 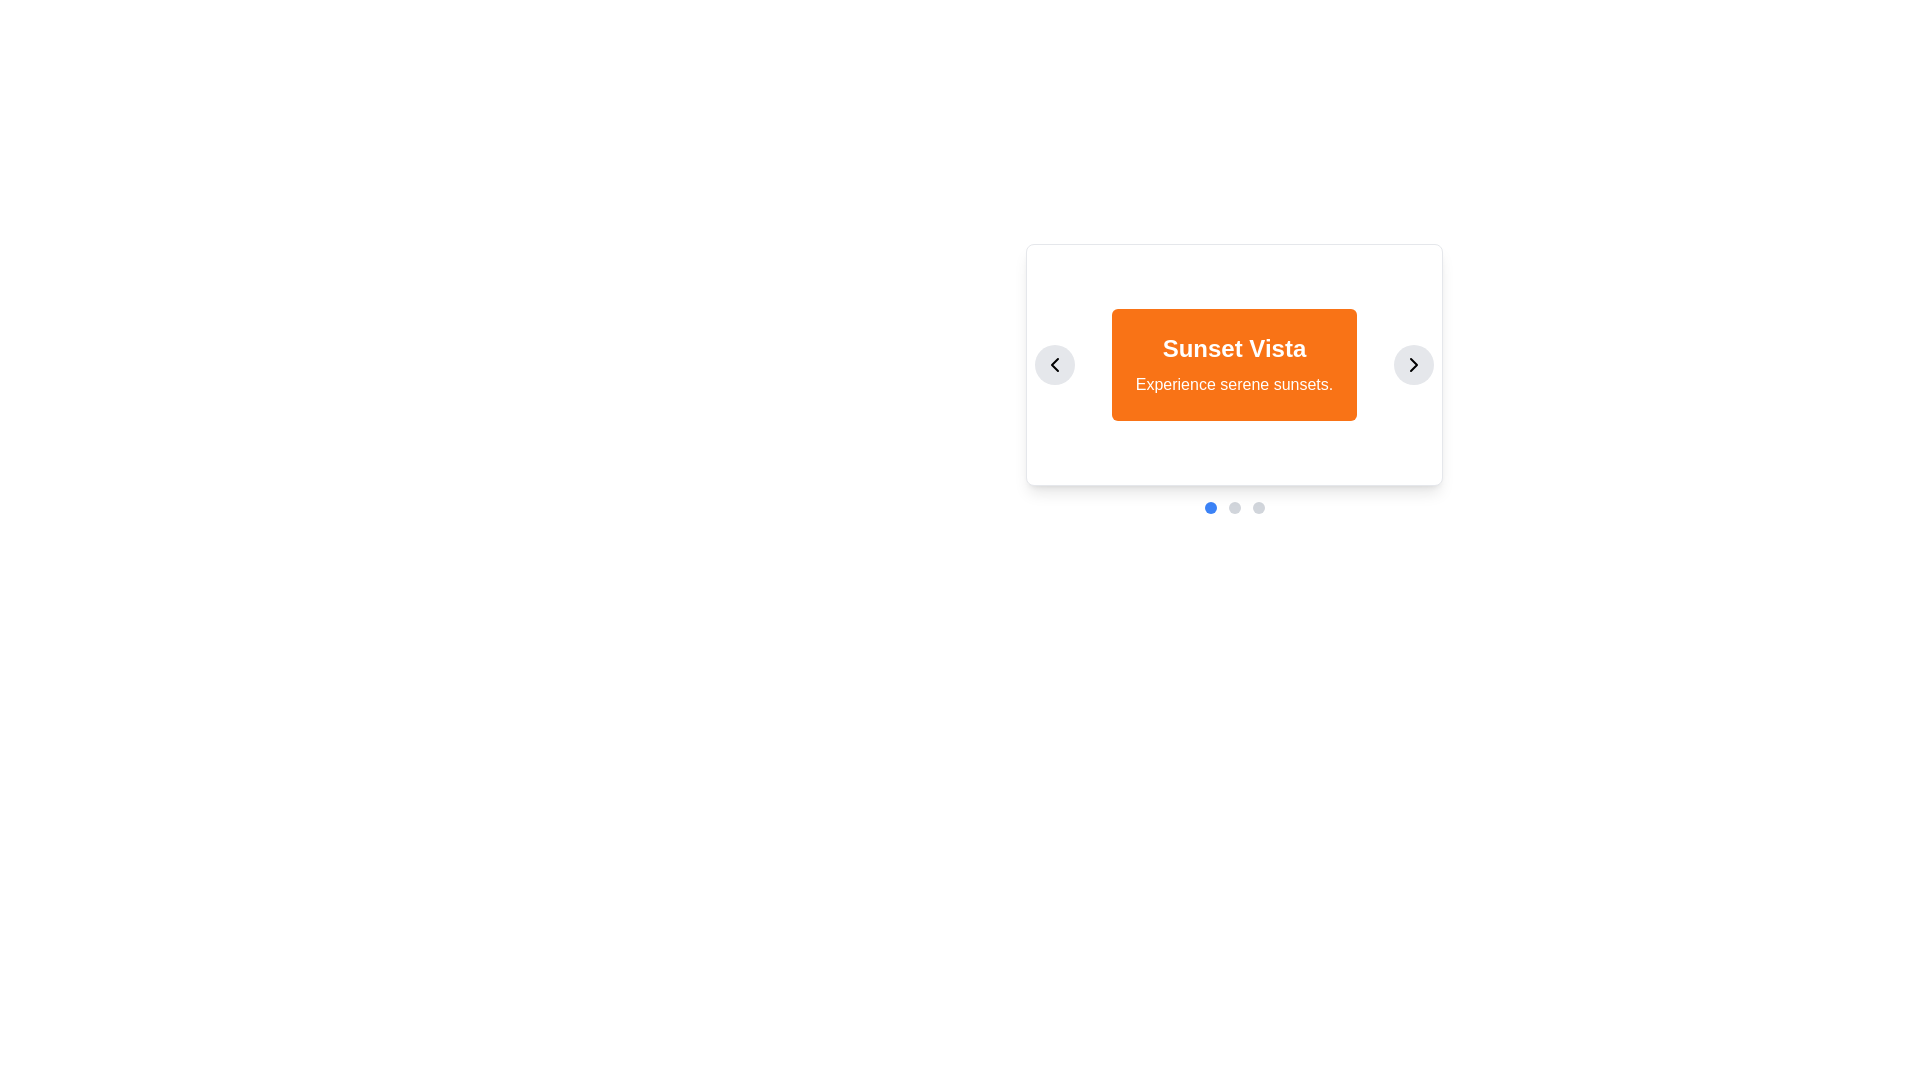 What do you see at coordinates (1257, 507) in the screenshot?
I see `the third circular indicator button with a gray background located below the central content area` at bounding box center [1257, 507].